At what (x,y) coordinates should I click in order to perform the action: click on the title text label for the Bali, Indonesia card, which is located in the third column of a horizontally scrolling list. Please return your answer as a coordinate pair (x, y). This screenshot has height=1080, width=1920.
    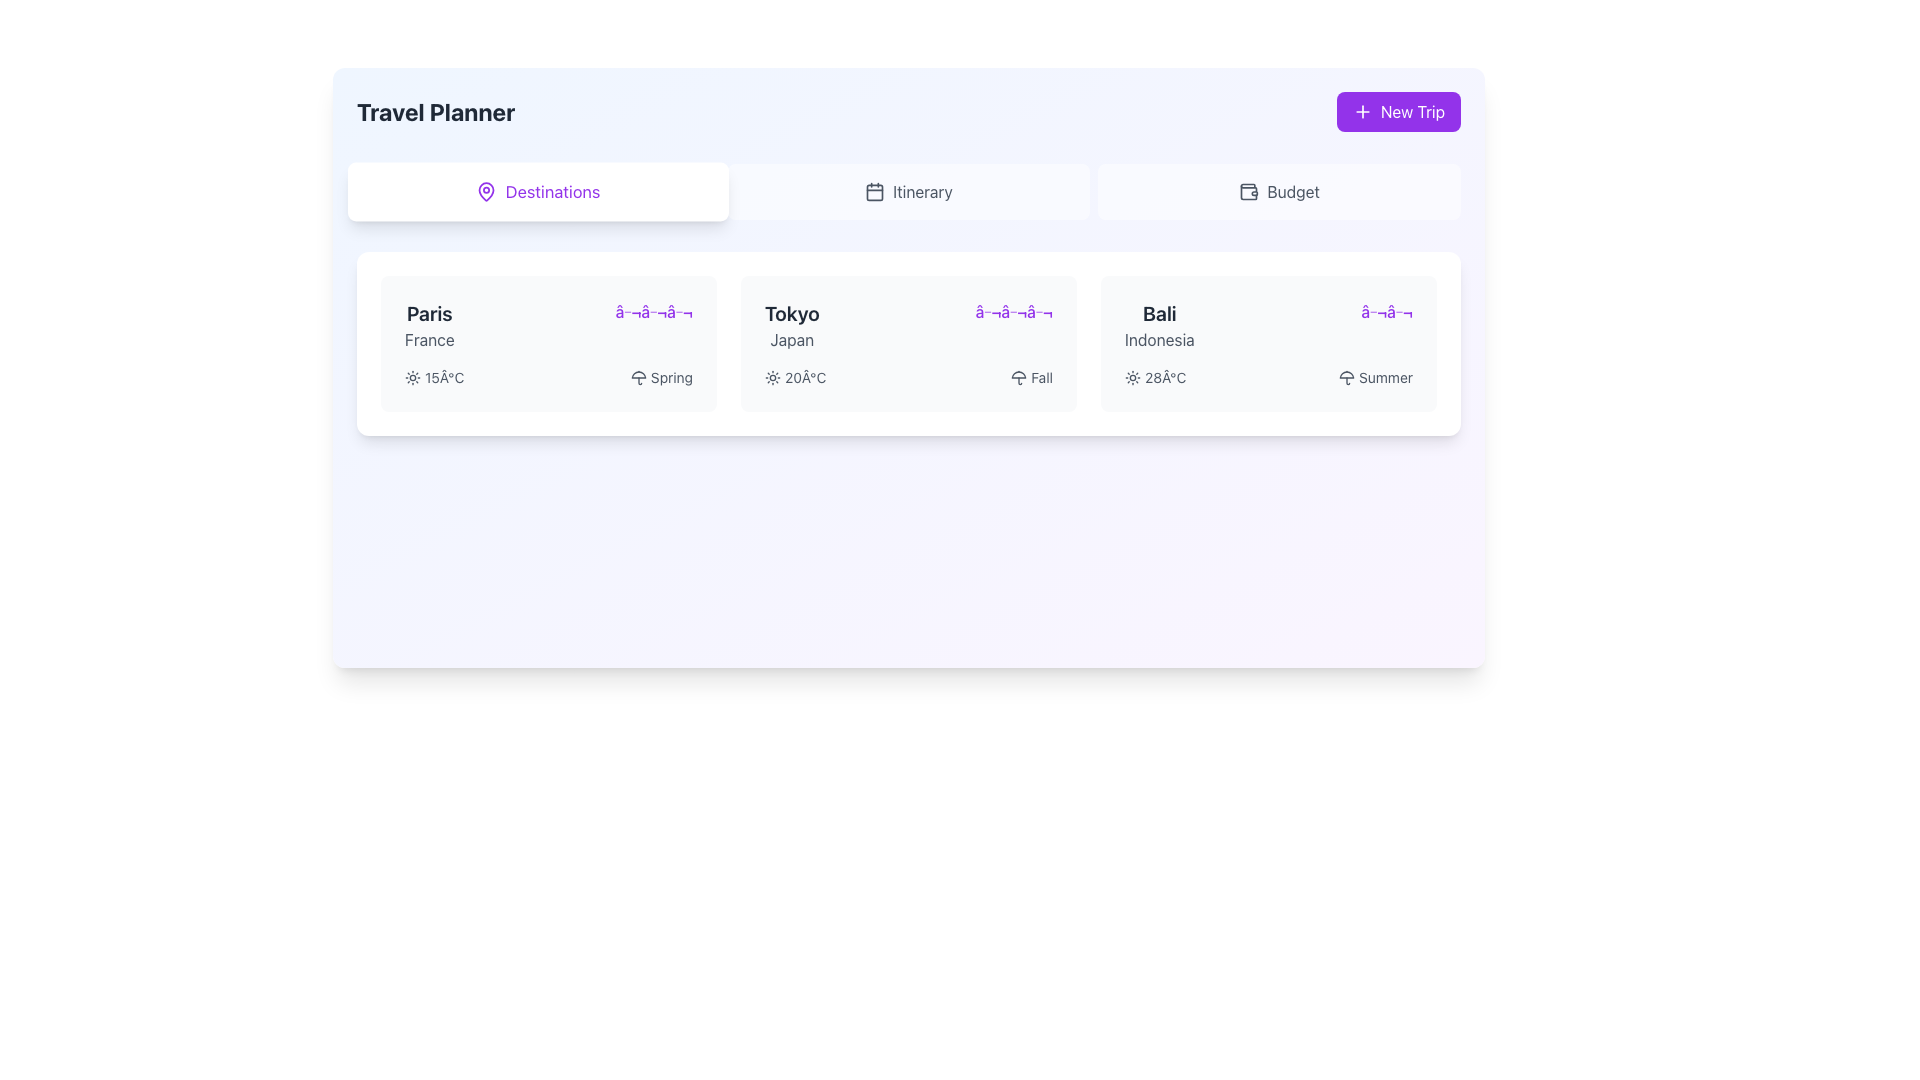
    Looking at the image, I should click on (1159, 313).